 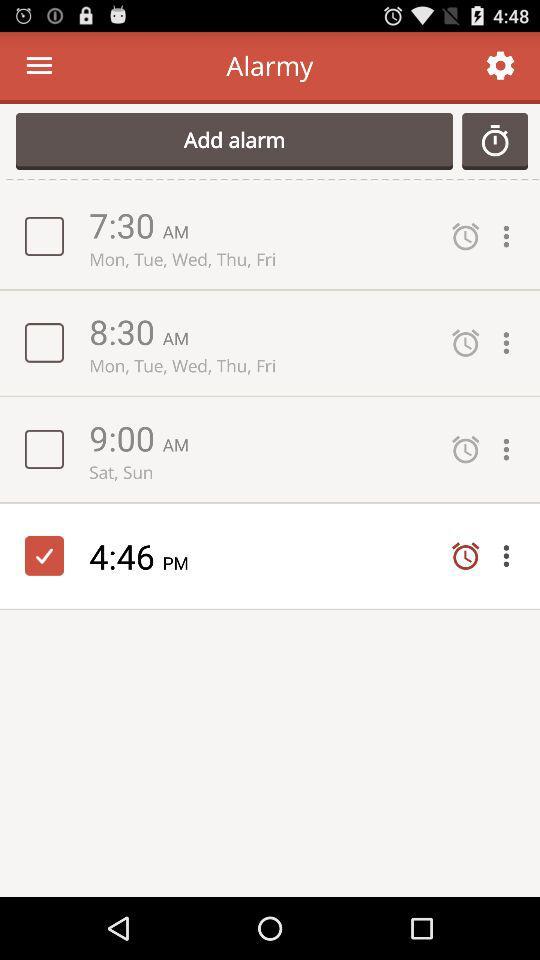 I want to click on the app below the sat, sun app, so click(x=125, y=556).